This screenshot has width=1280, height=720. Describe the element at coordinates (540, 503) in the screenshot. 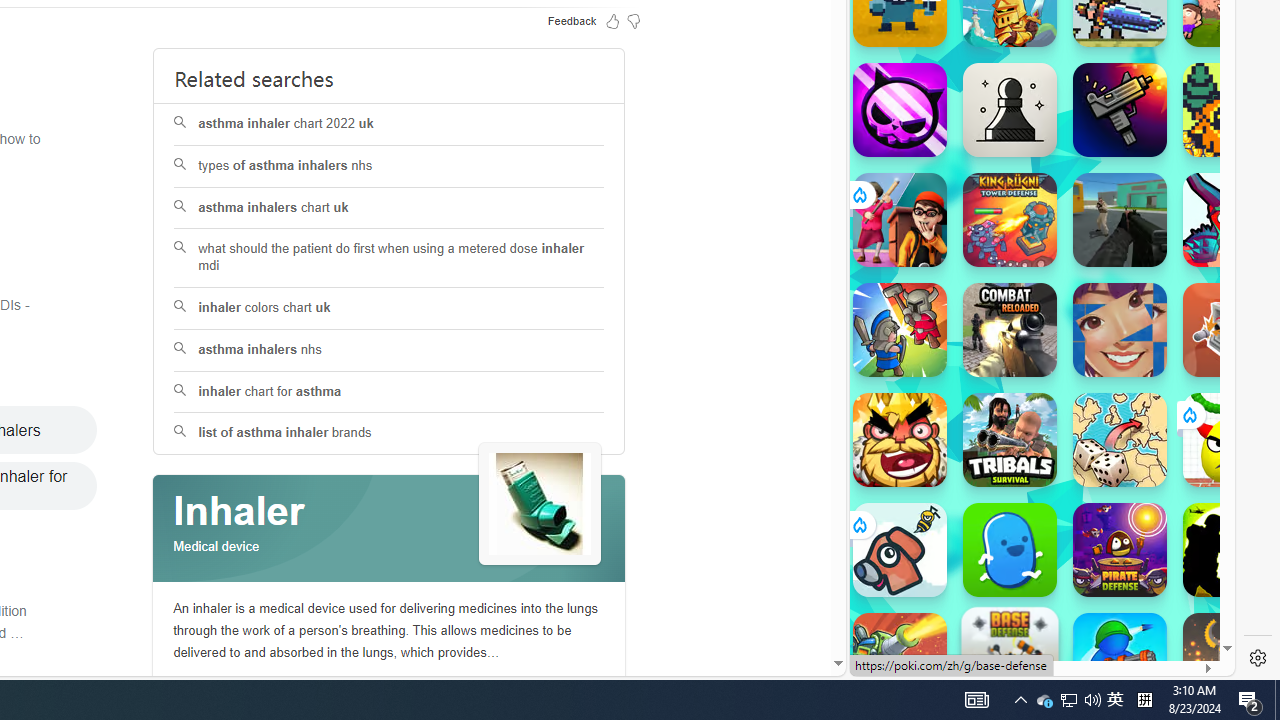

I see `'See more images of Inhaler'` at that location.